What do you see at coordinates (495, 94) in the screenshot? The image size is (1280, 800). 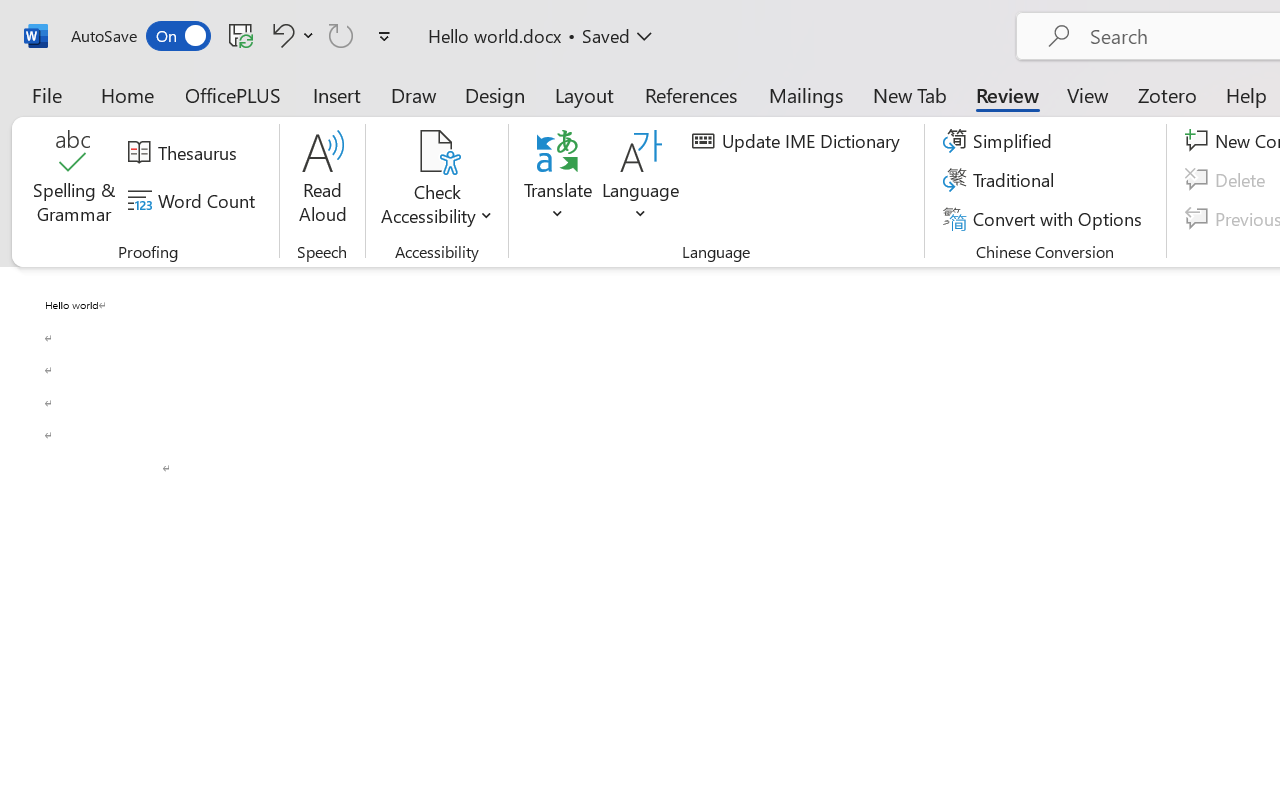 I see `'Design'` at bounding box center [495, 94].